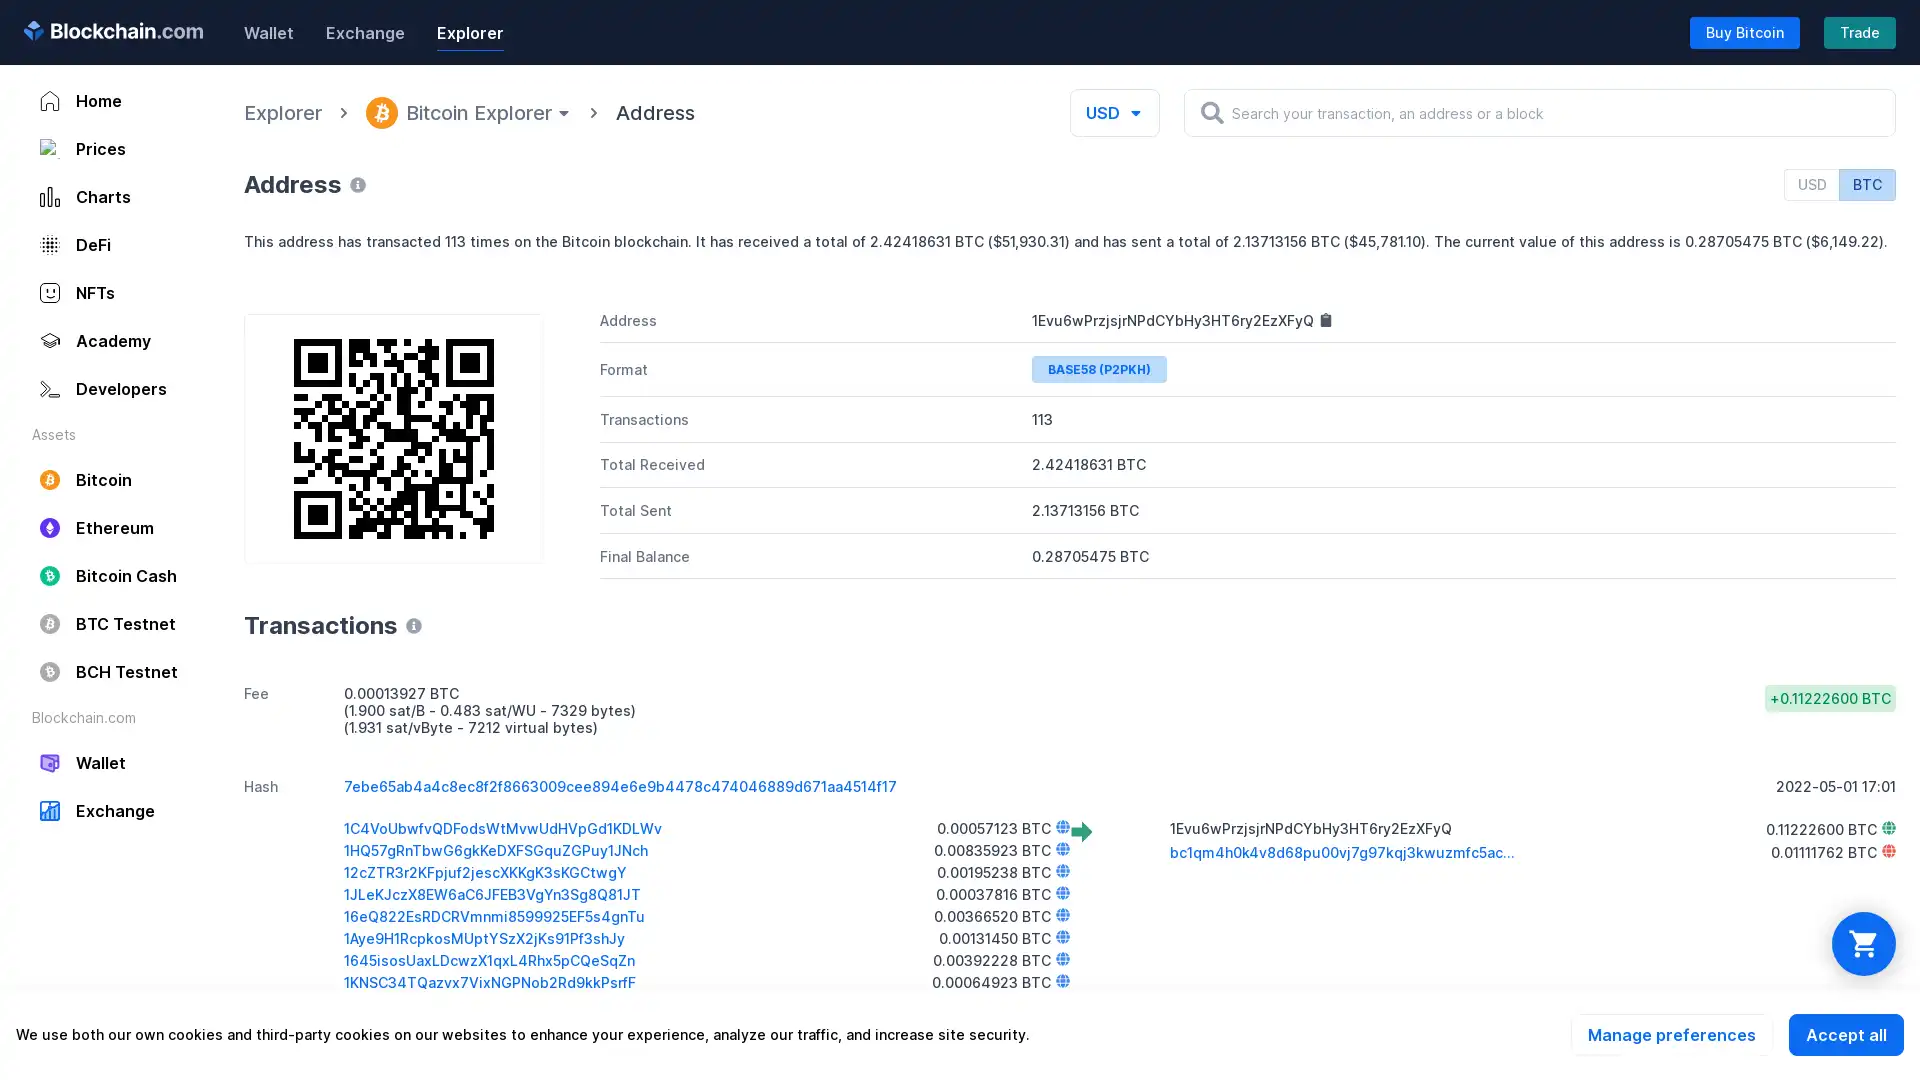  What do you see at coordinates (1845, 1034) in the screenshot?
I see `Accept all` at bounding box center [1845, 1034].